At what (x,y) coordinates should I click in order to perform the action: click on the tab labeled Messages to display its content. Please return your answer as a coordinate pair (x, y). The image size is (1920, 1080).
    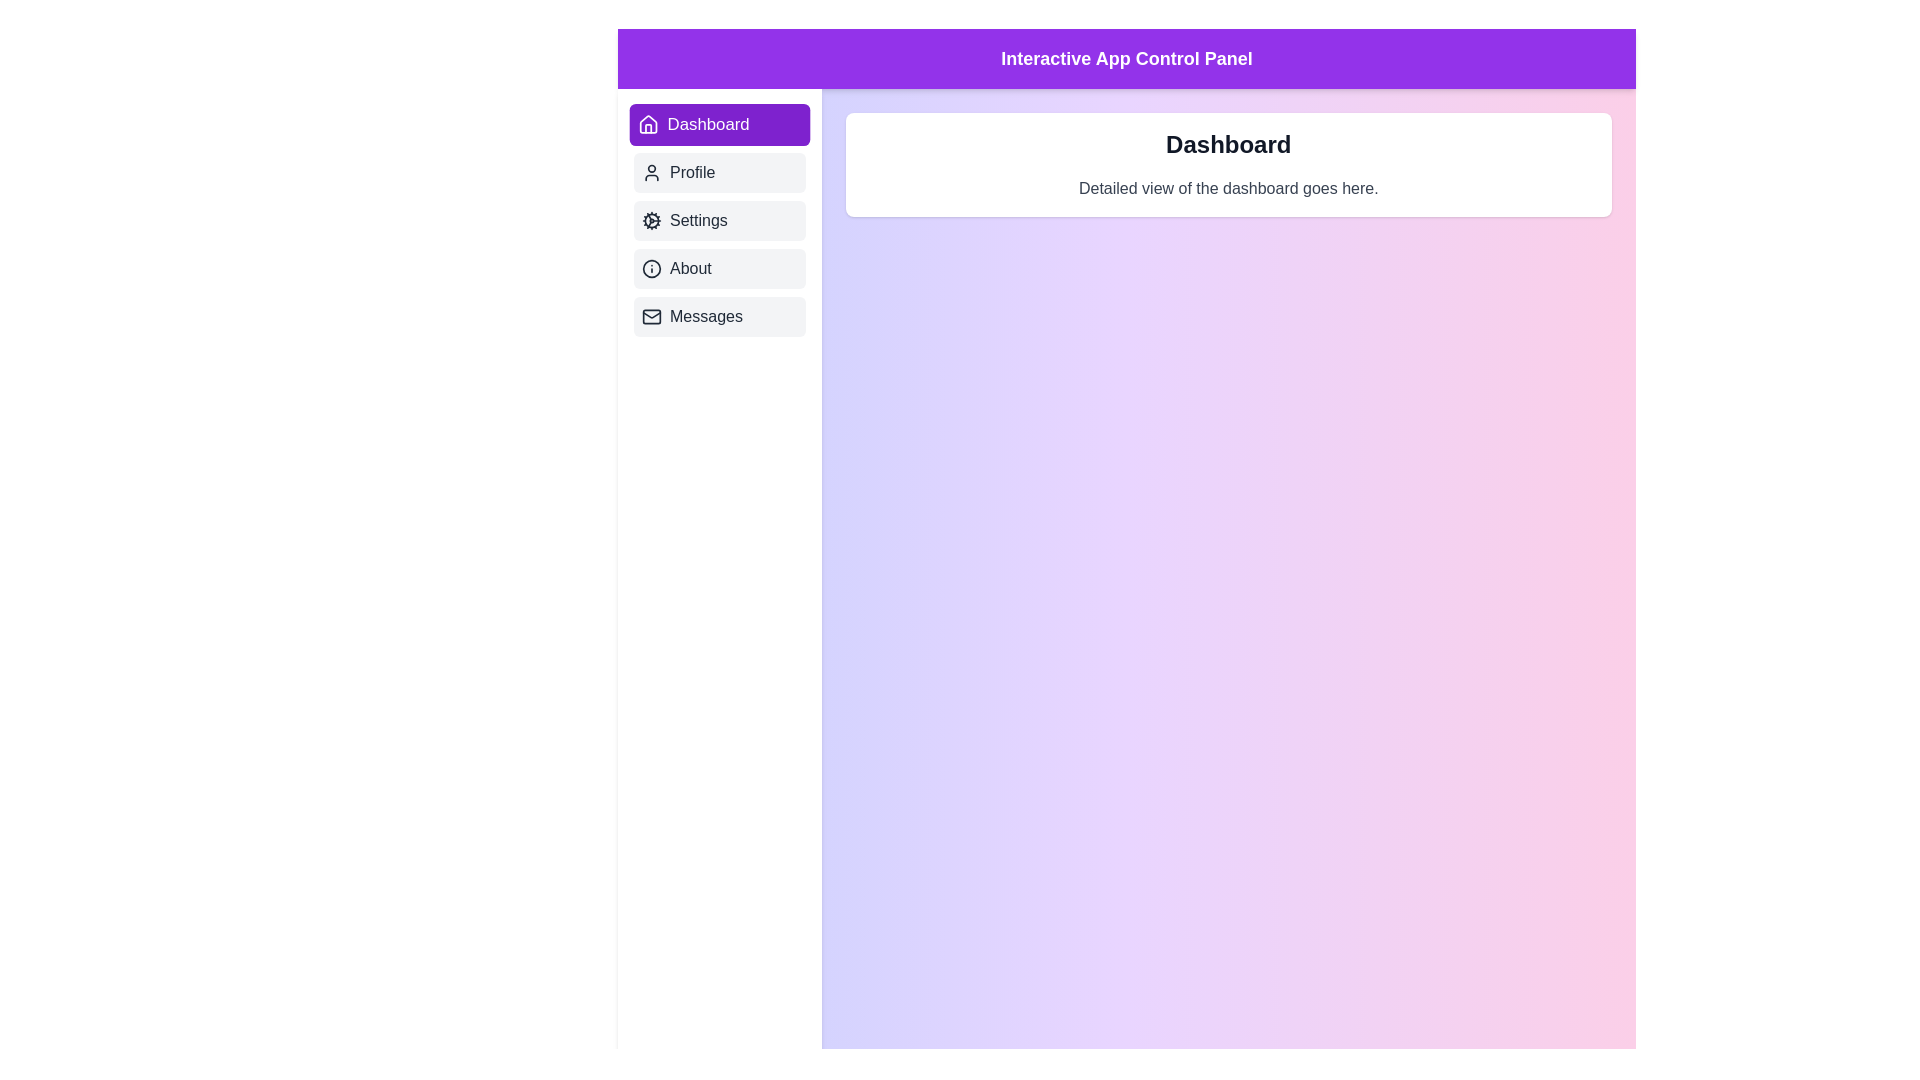
    Looking at the image, I should click on (719, 315).